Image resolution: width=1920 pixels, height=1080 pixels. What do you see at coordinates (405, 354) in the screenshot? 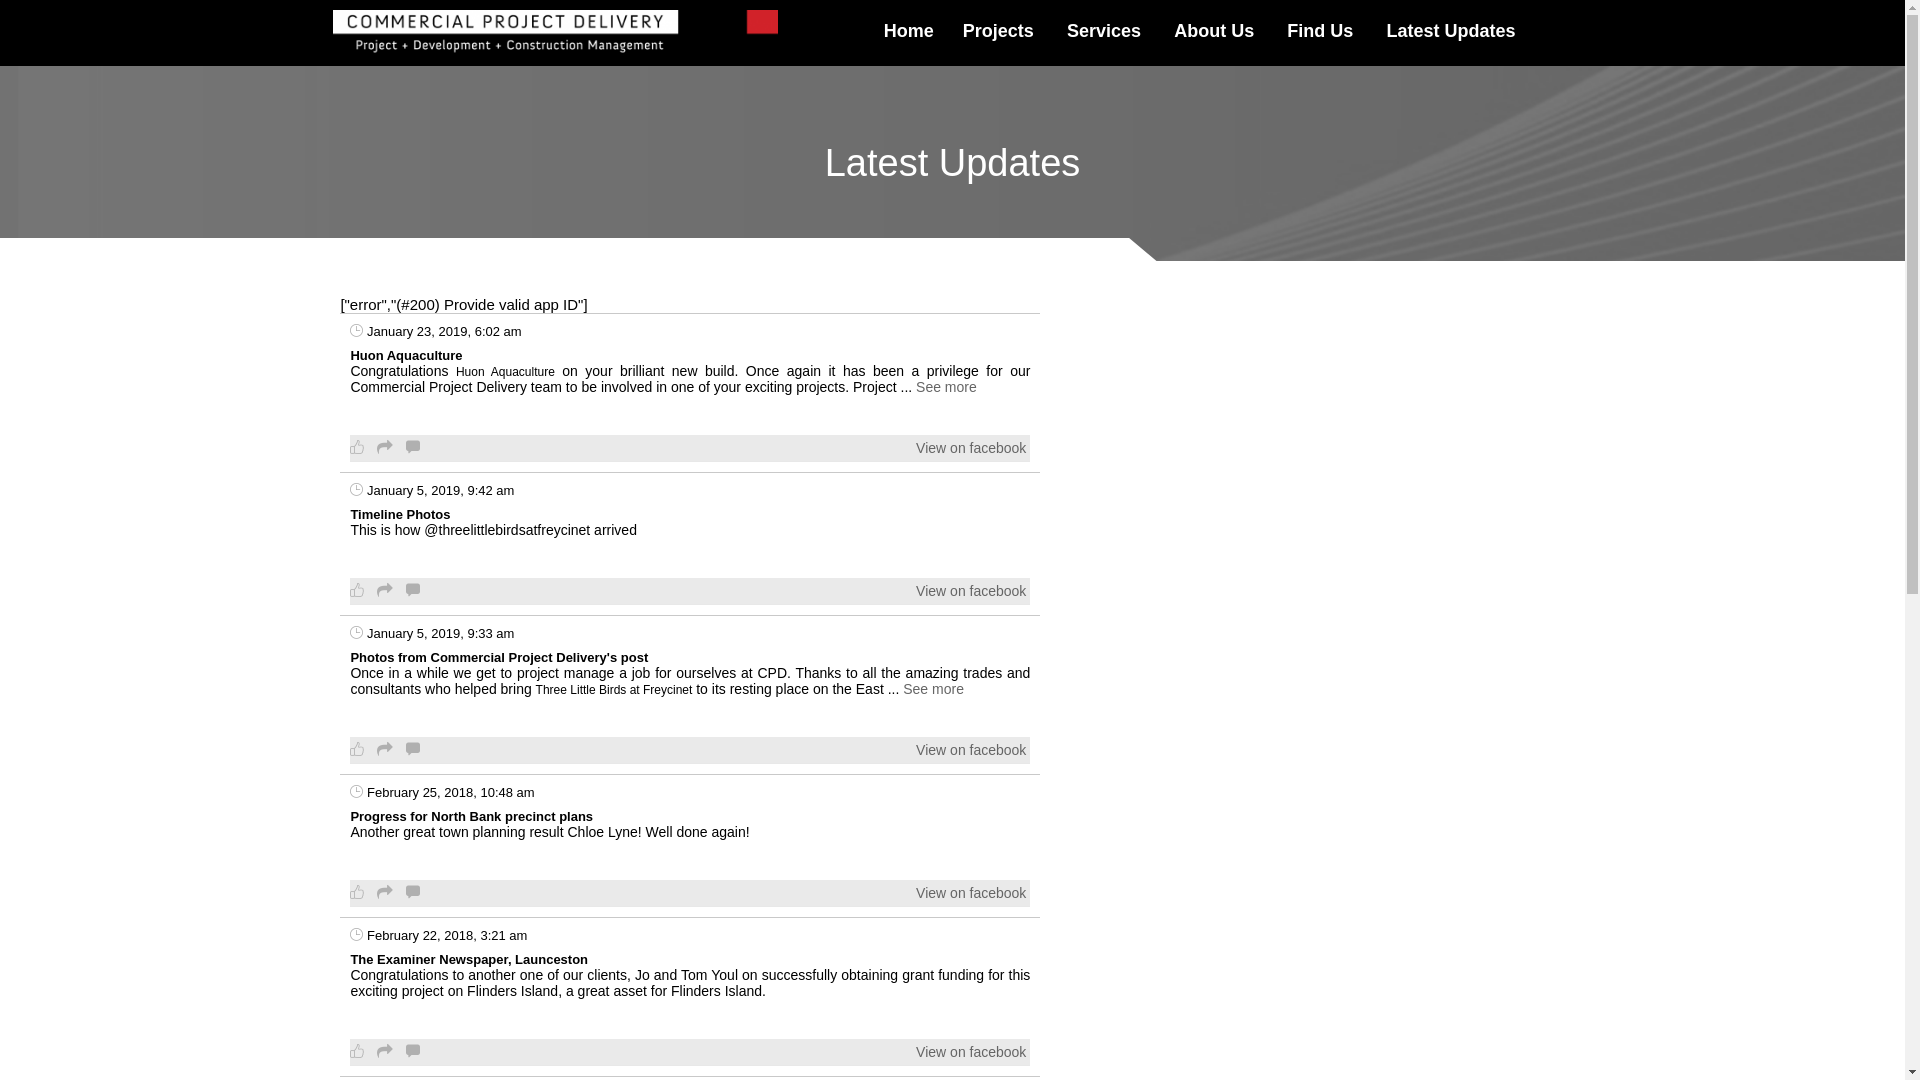
I see `'Huon Aquaculture'` at bounding box center [405, 354].